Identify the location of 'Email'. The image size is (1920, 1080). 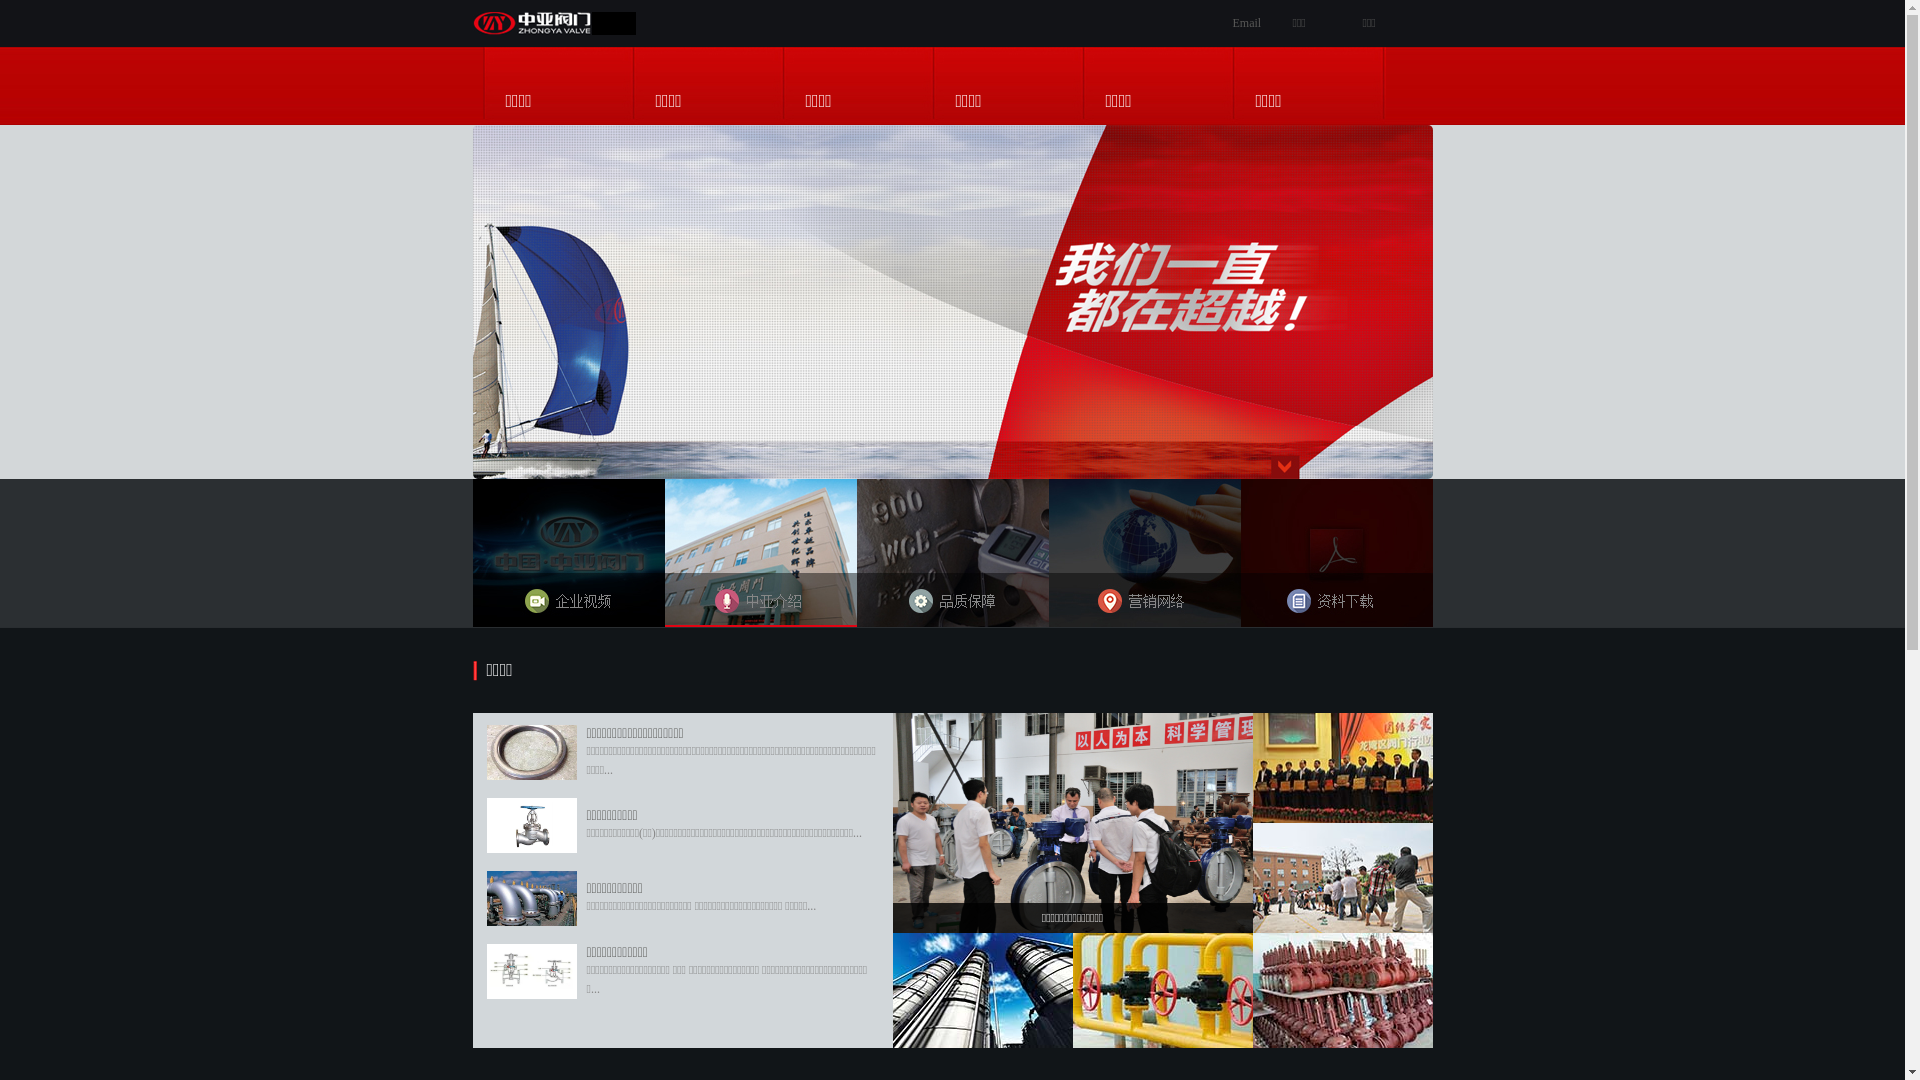
(1245, 23).